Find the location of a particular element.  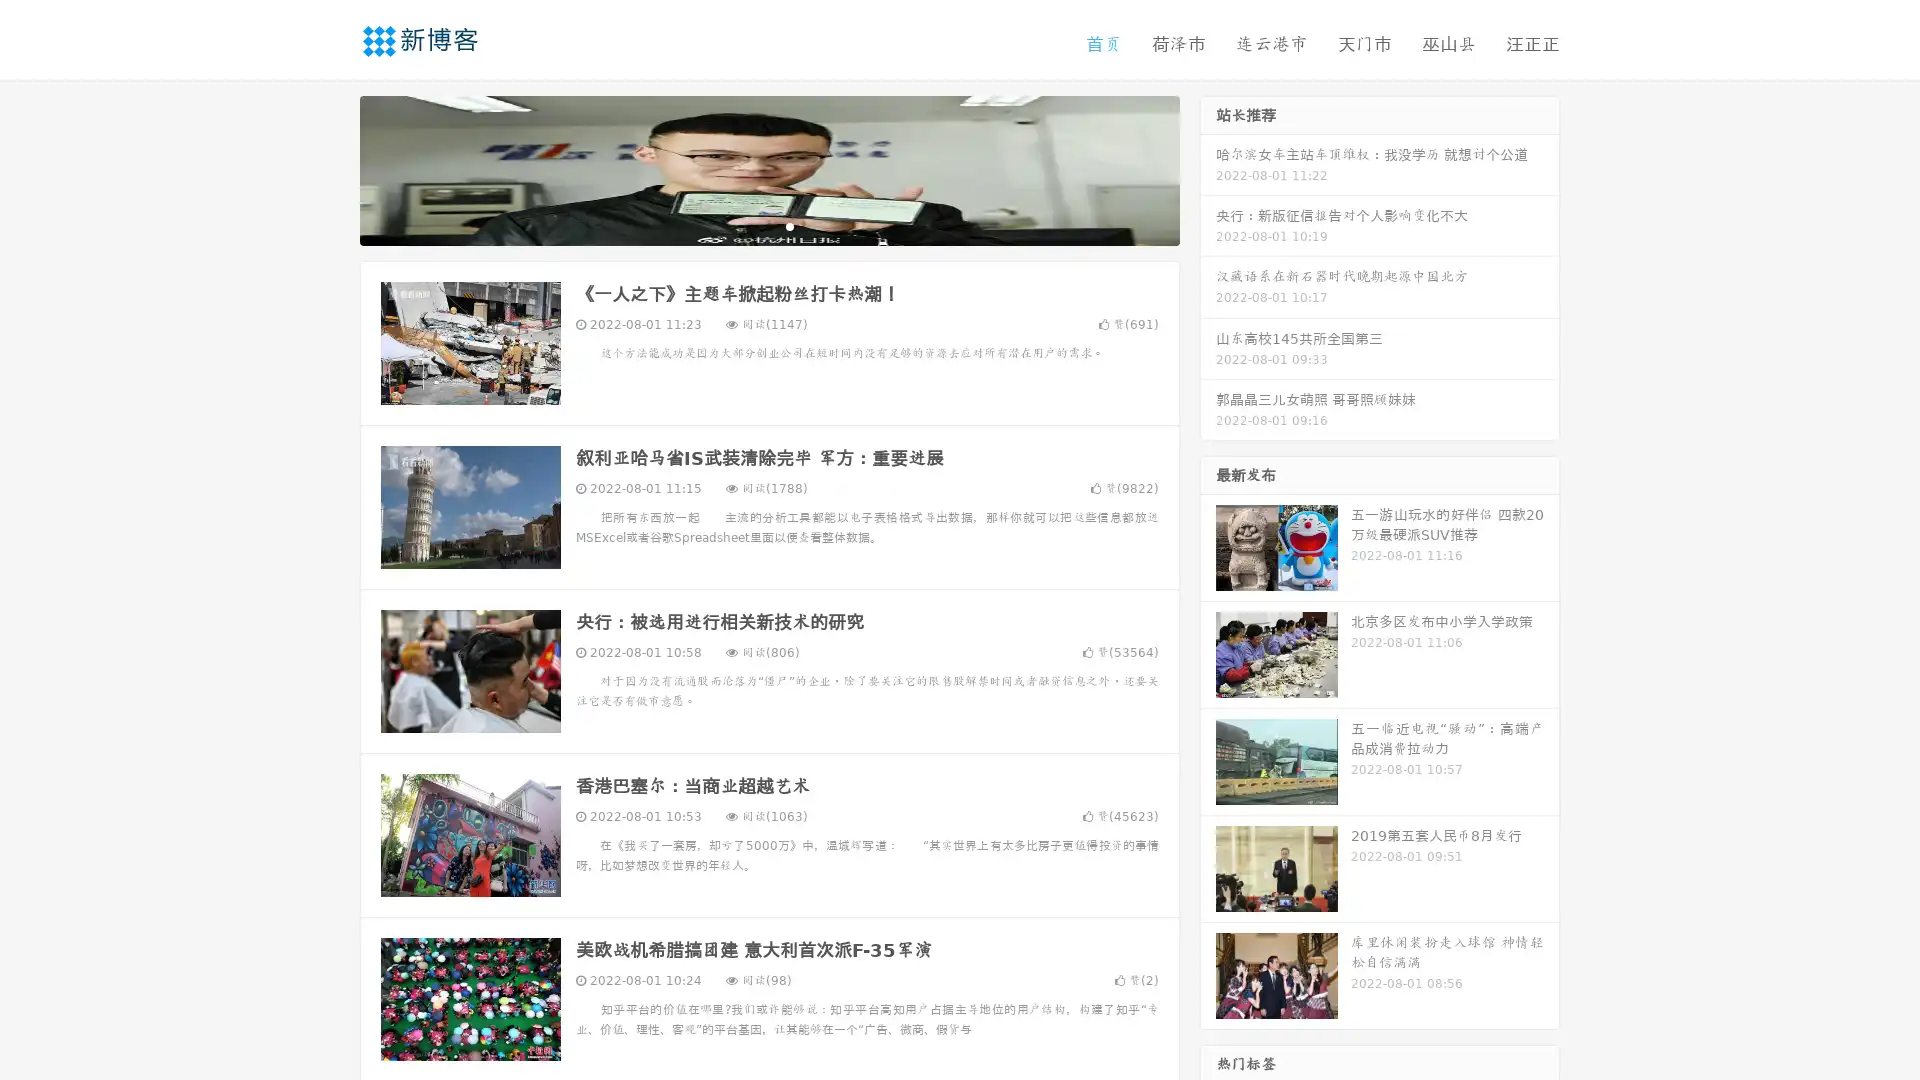

Go to slide 2 is located at coordinates (768, 225).